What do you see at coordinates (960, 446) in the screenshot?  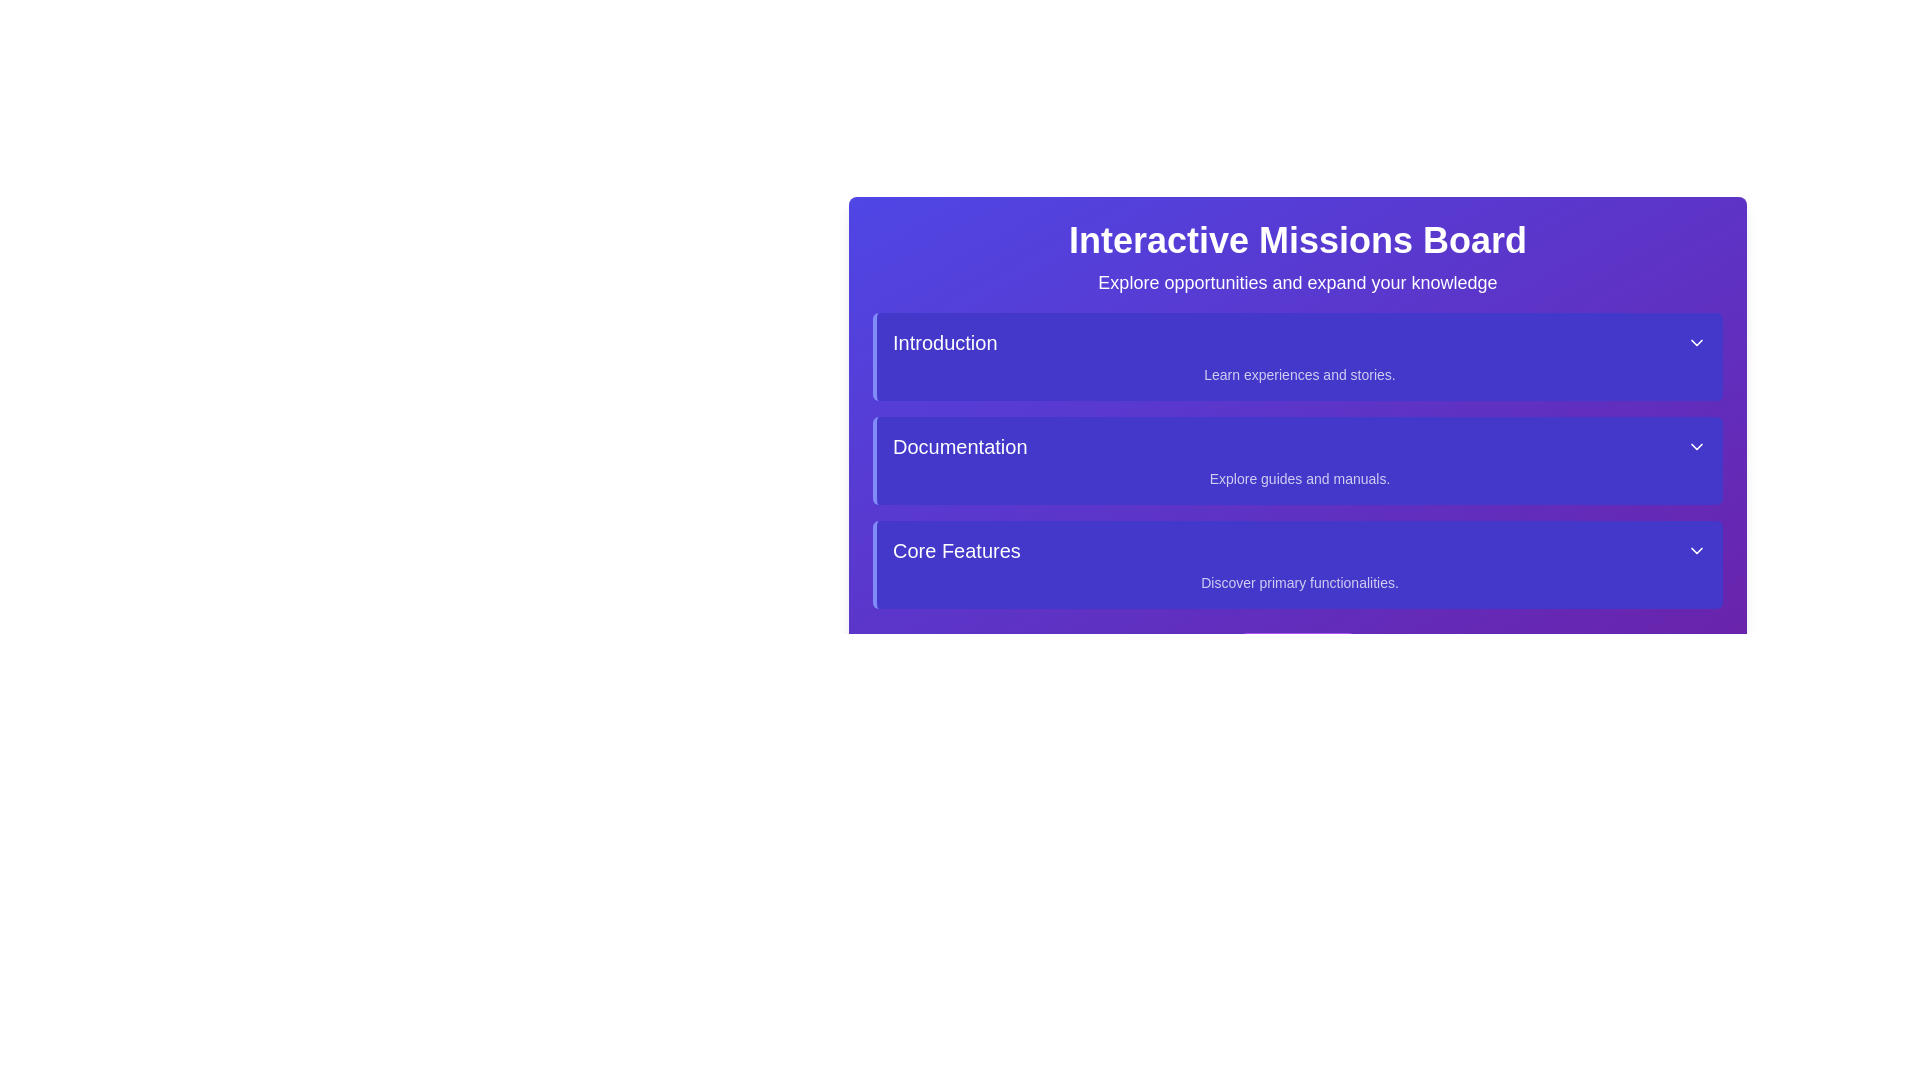 I see `the 'Documentation' text label` at bounding box center [960, 446].